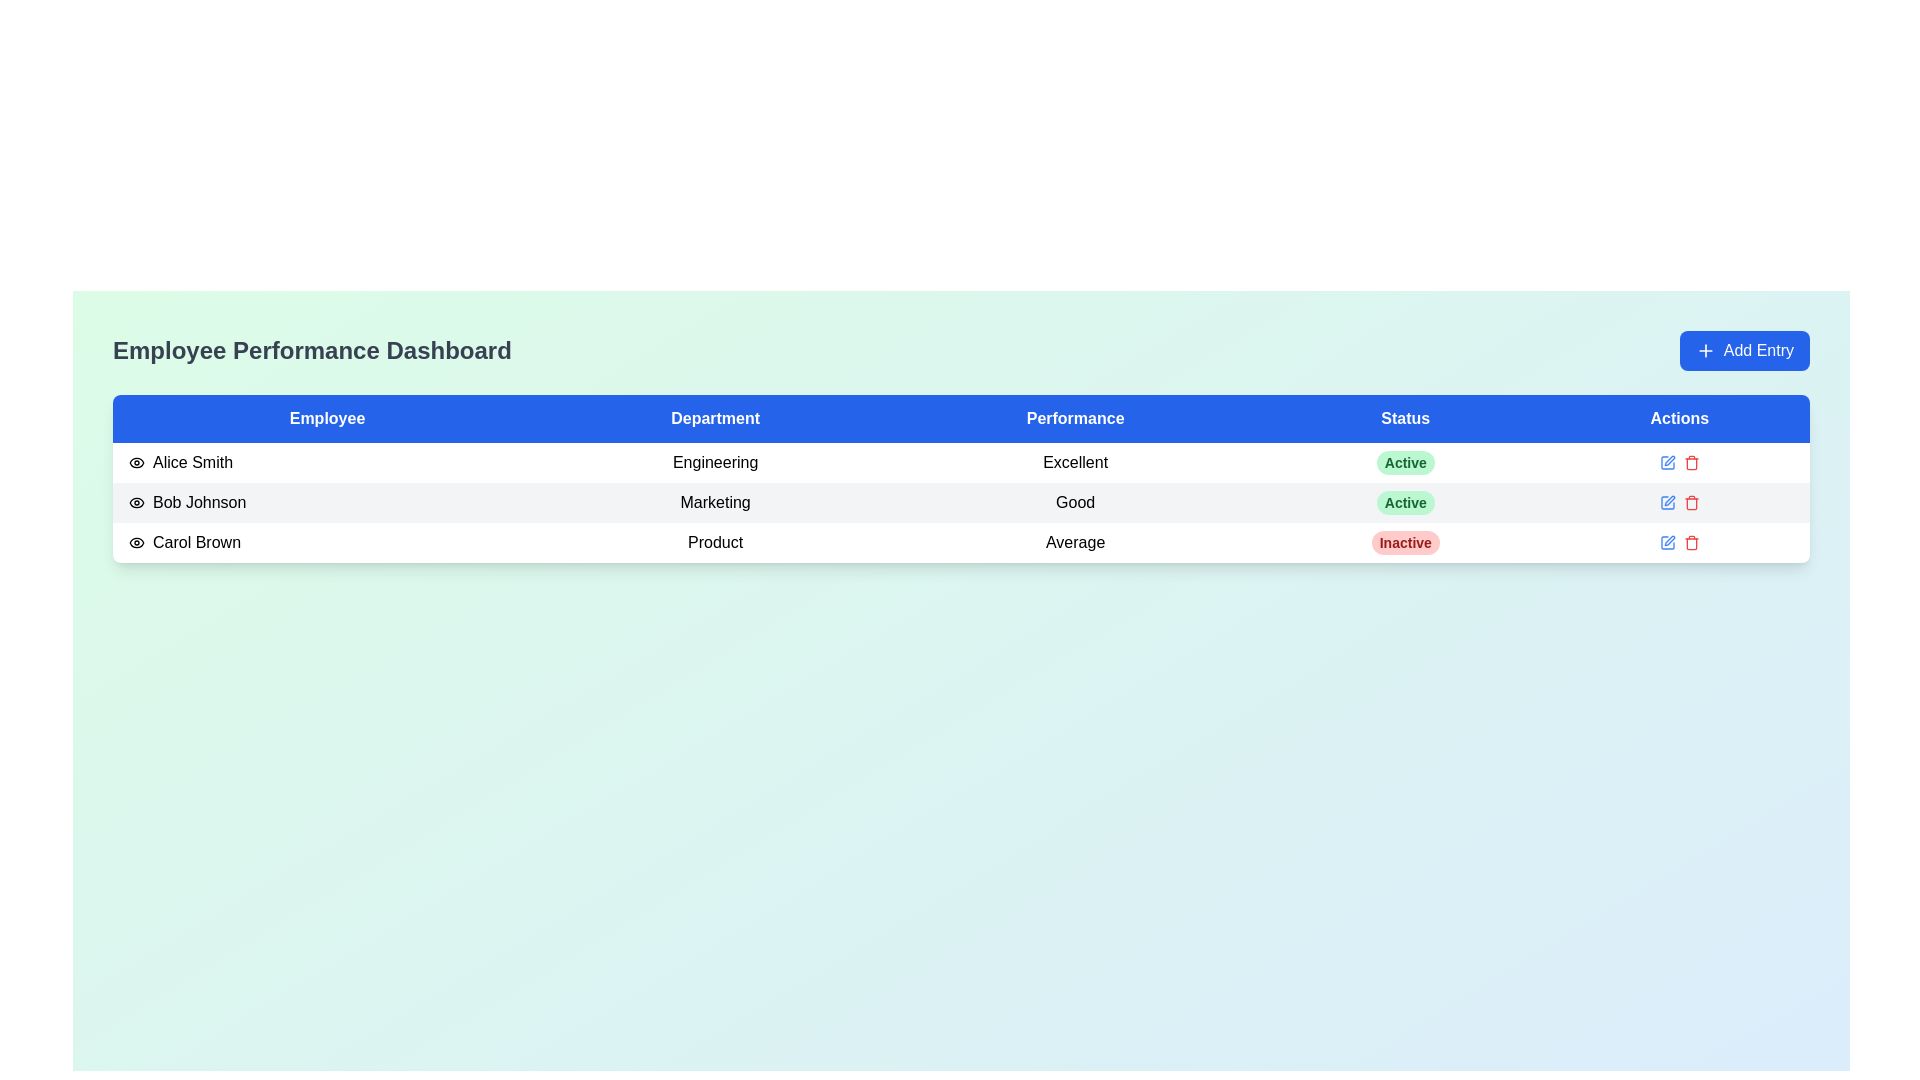  What do you see at coordinates (1404, 462) in the screenshot?
I see `the non-interactive status indicator labeled 'Active' with green text and background, located in the 'Status' column of the first row of the table` at bounding box center [1404, 462].